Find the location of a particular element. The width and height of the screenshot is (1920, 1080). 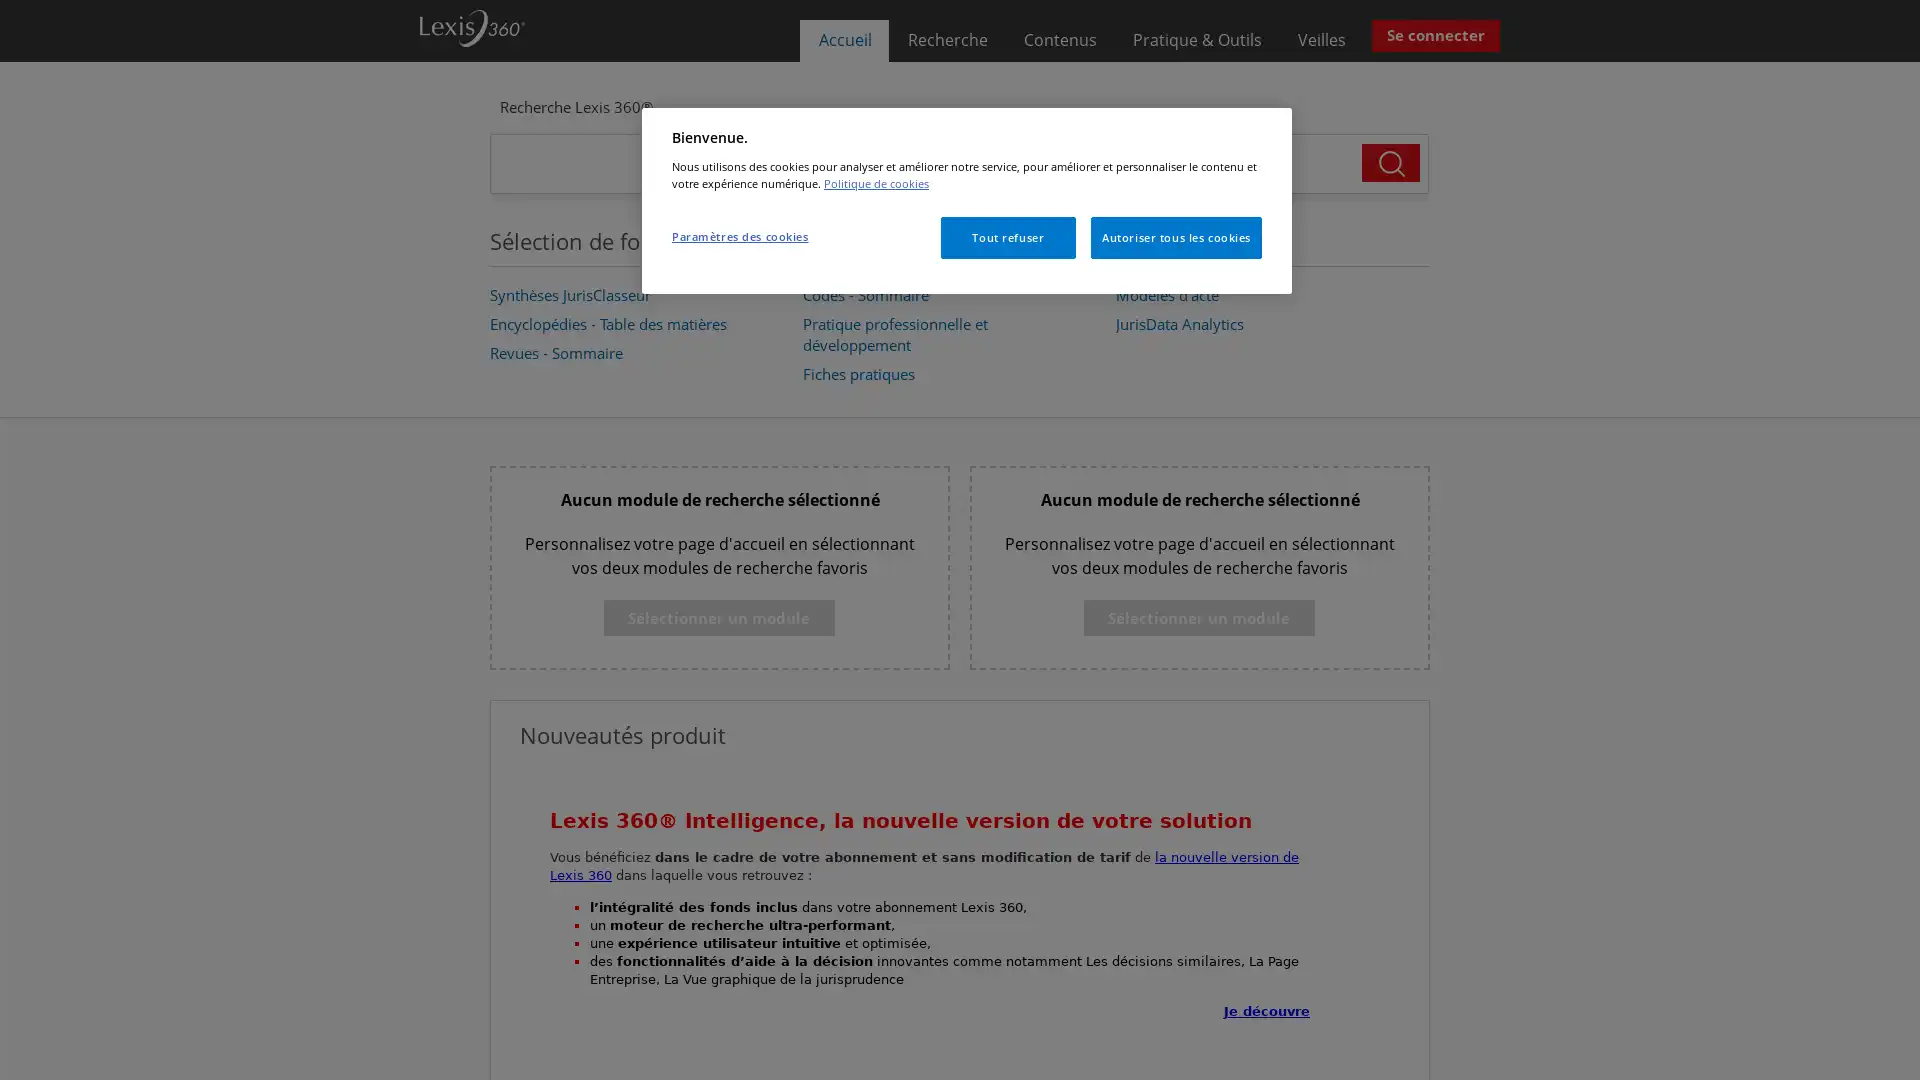

Autoriser tous les cookies is located at coordinates (1176, 235).